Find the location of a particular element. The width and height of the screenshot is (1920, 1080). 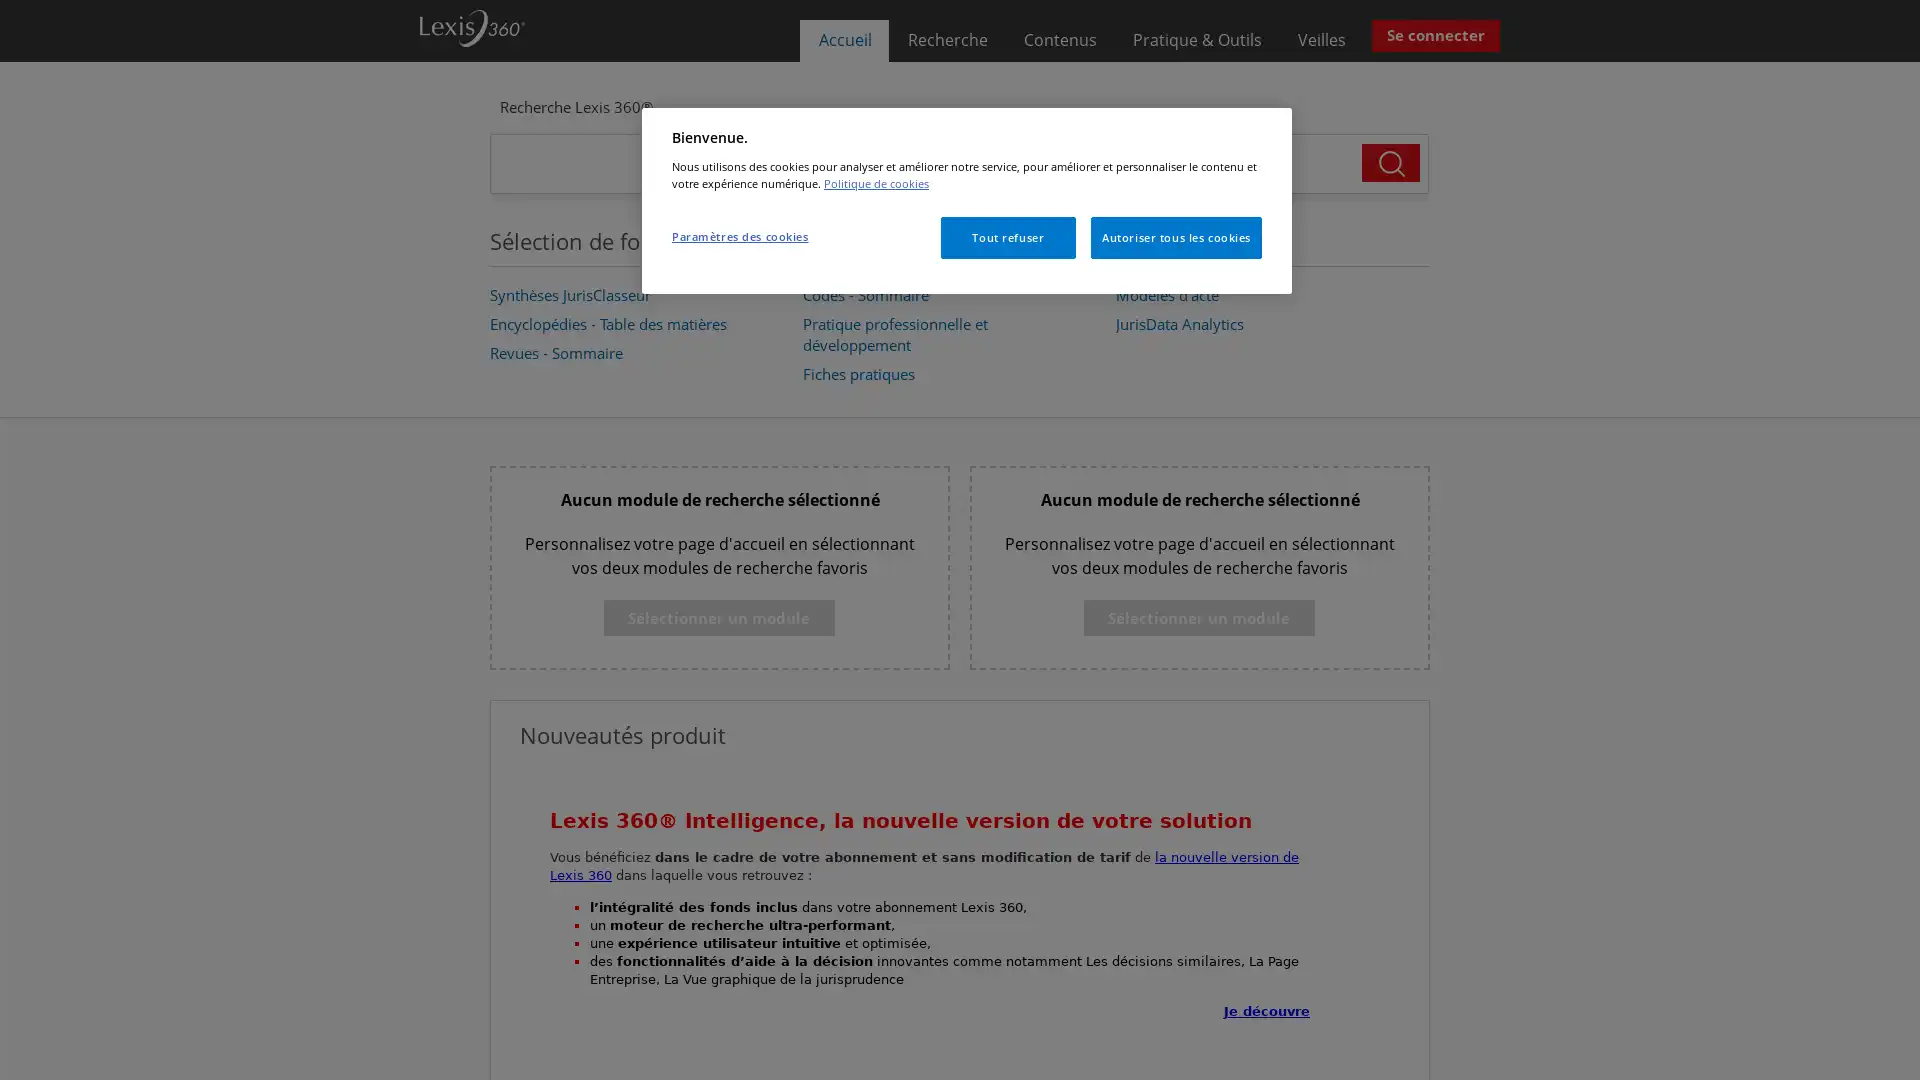

Autoriser tous les cookies is located at coordinates (1176, 235).